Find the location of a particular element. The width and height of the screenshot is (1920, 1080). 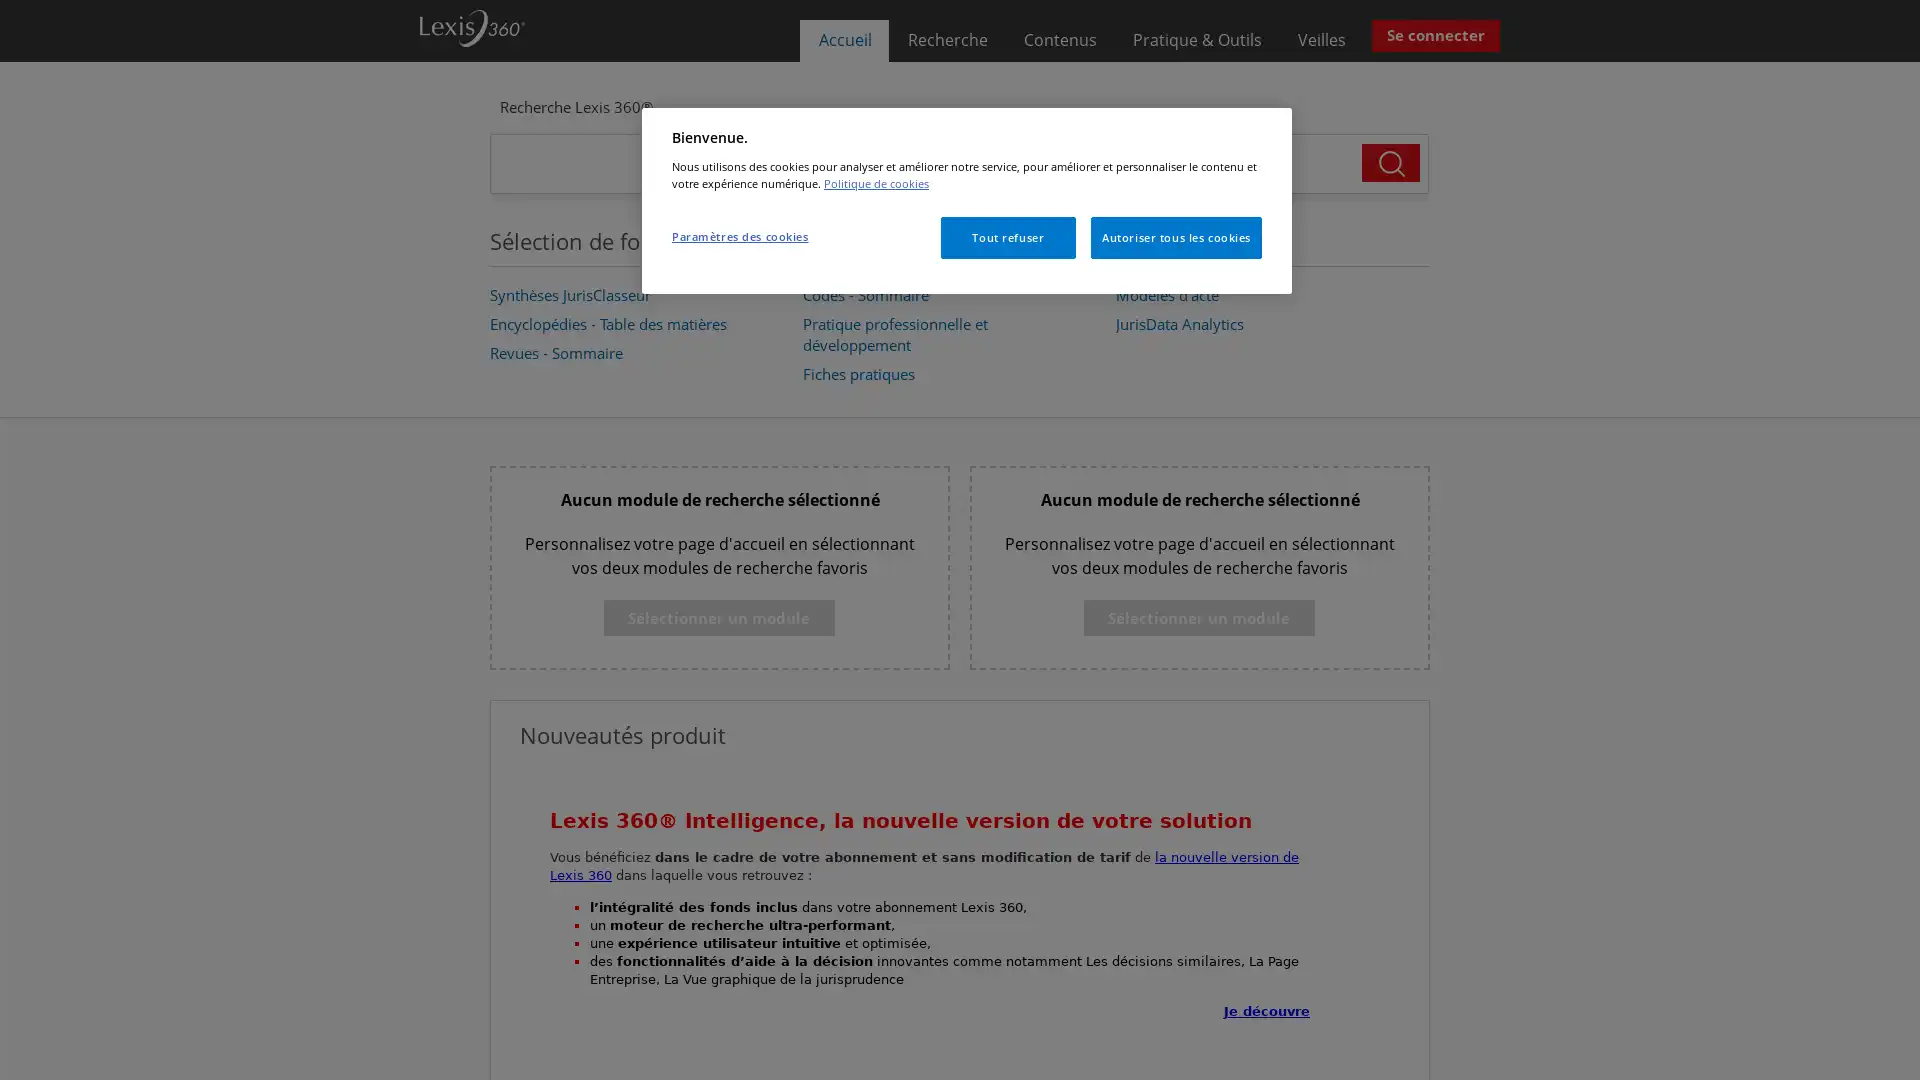

Autoriser tous les cookies is located at coordinates (1176, 235).